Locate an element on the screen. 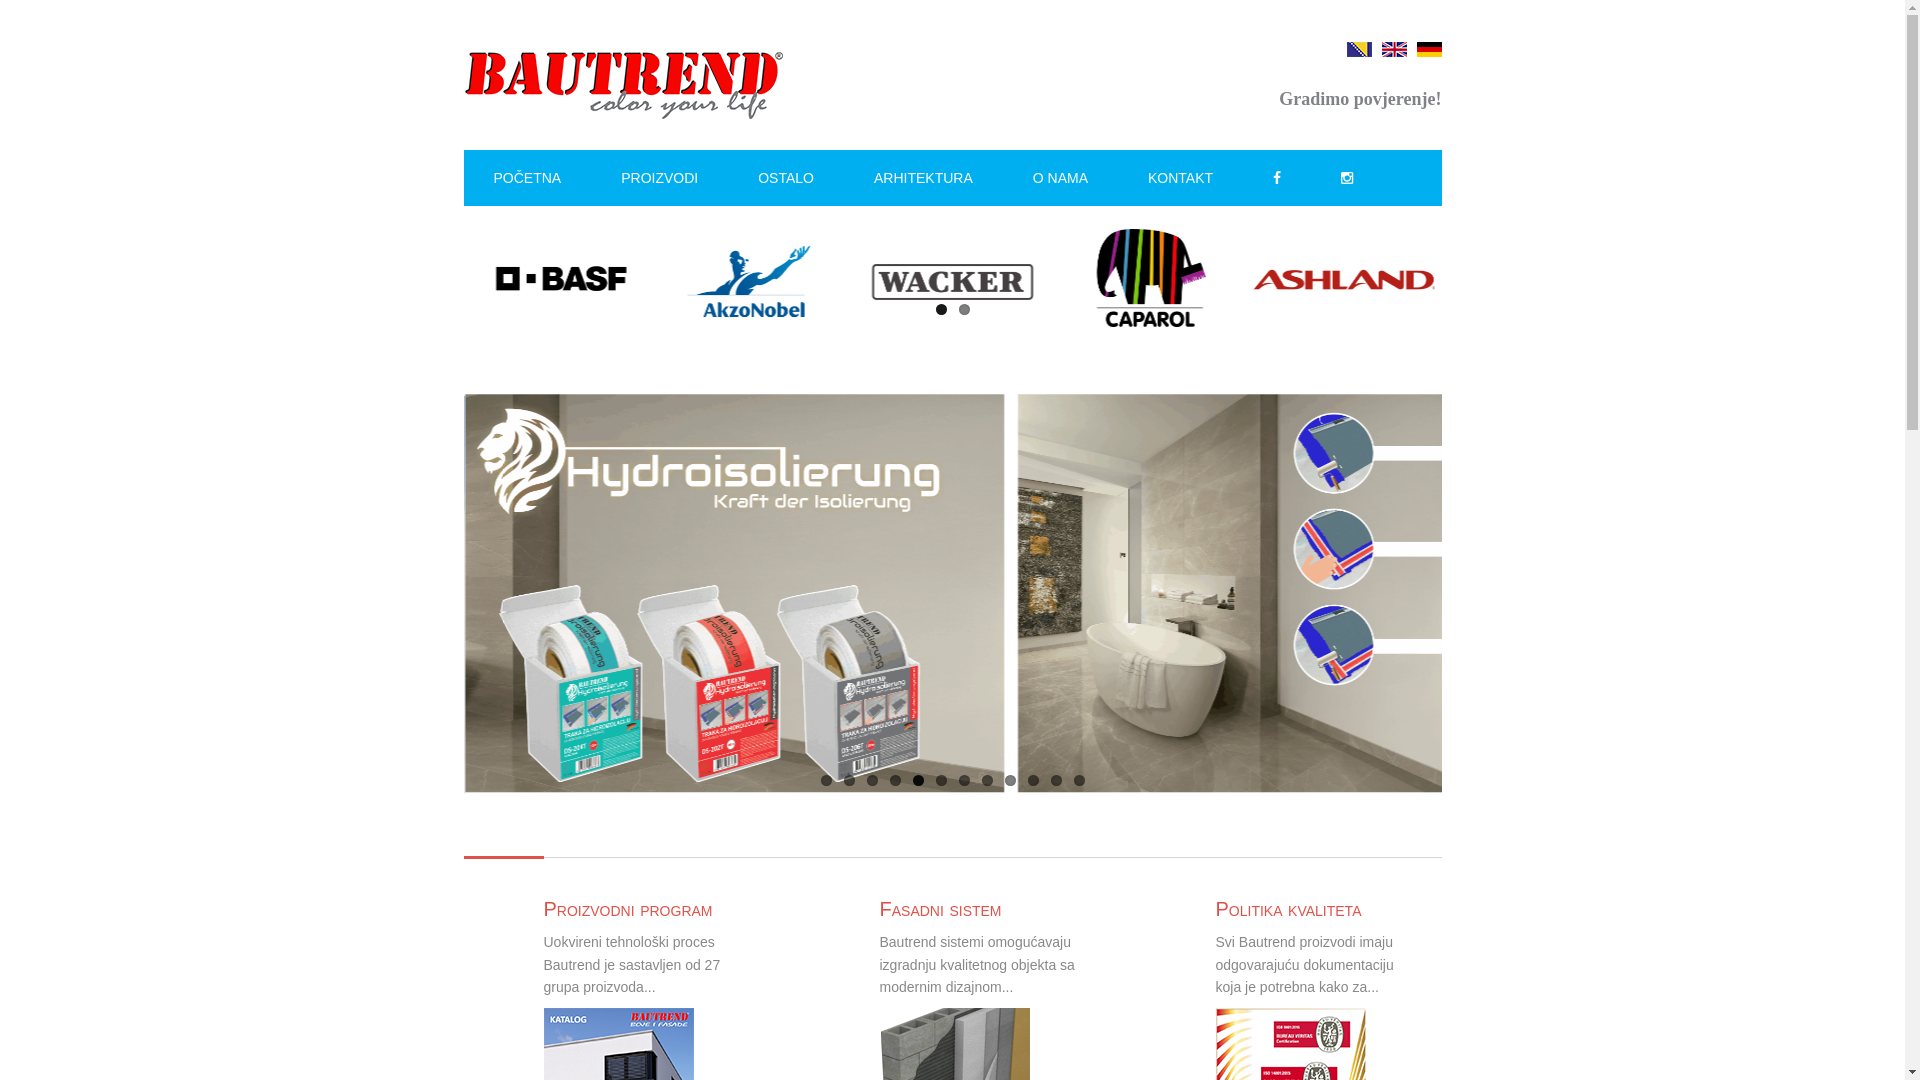 This screenshot has height=1080, width=1920. '3' is located at coordinates (871, 779).